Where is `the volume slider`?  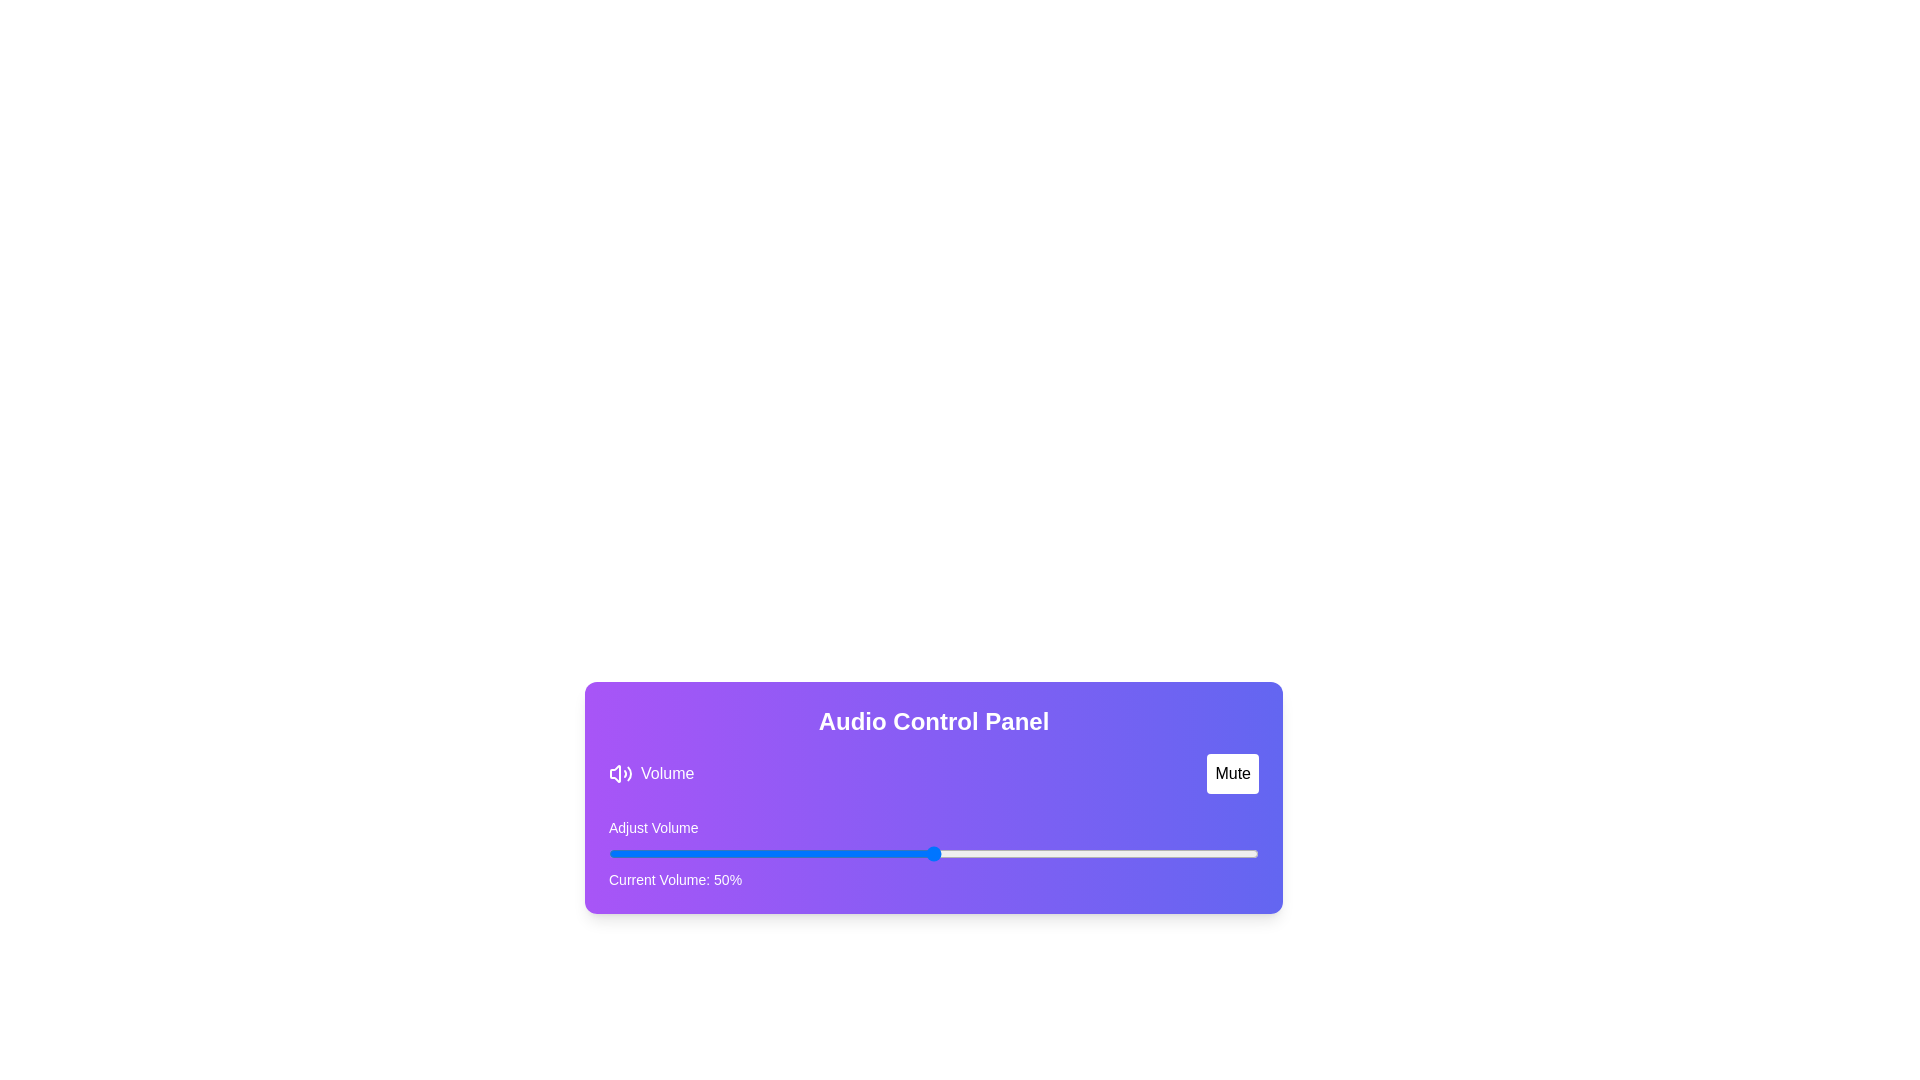
the volume slider is located at coordinates (1238, 853).